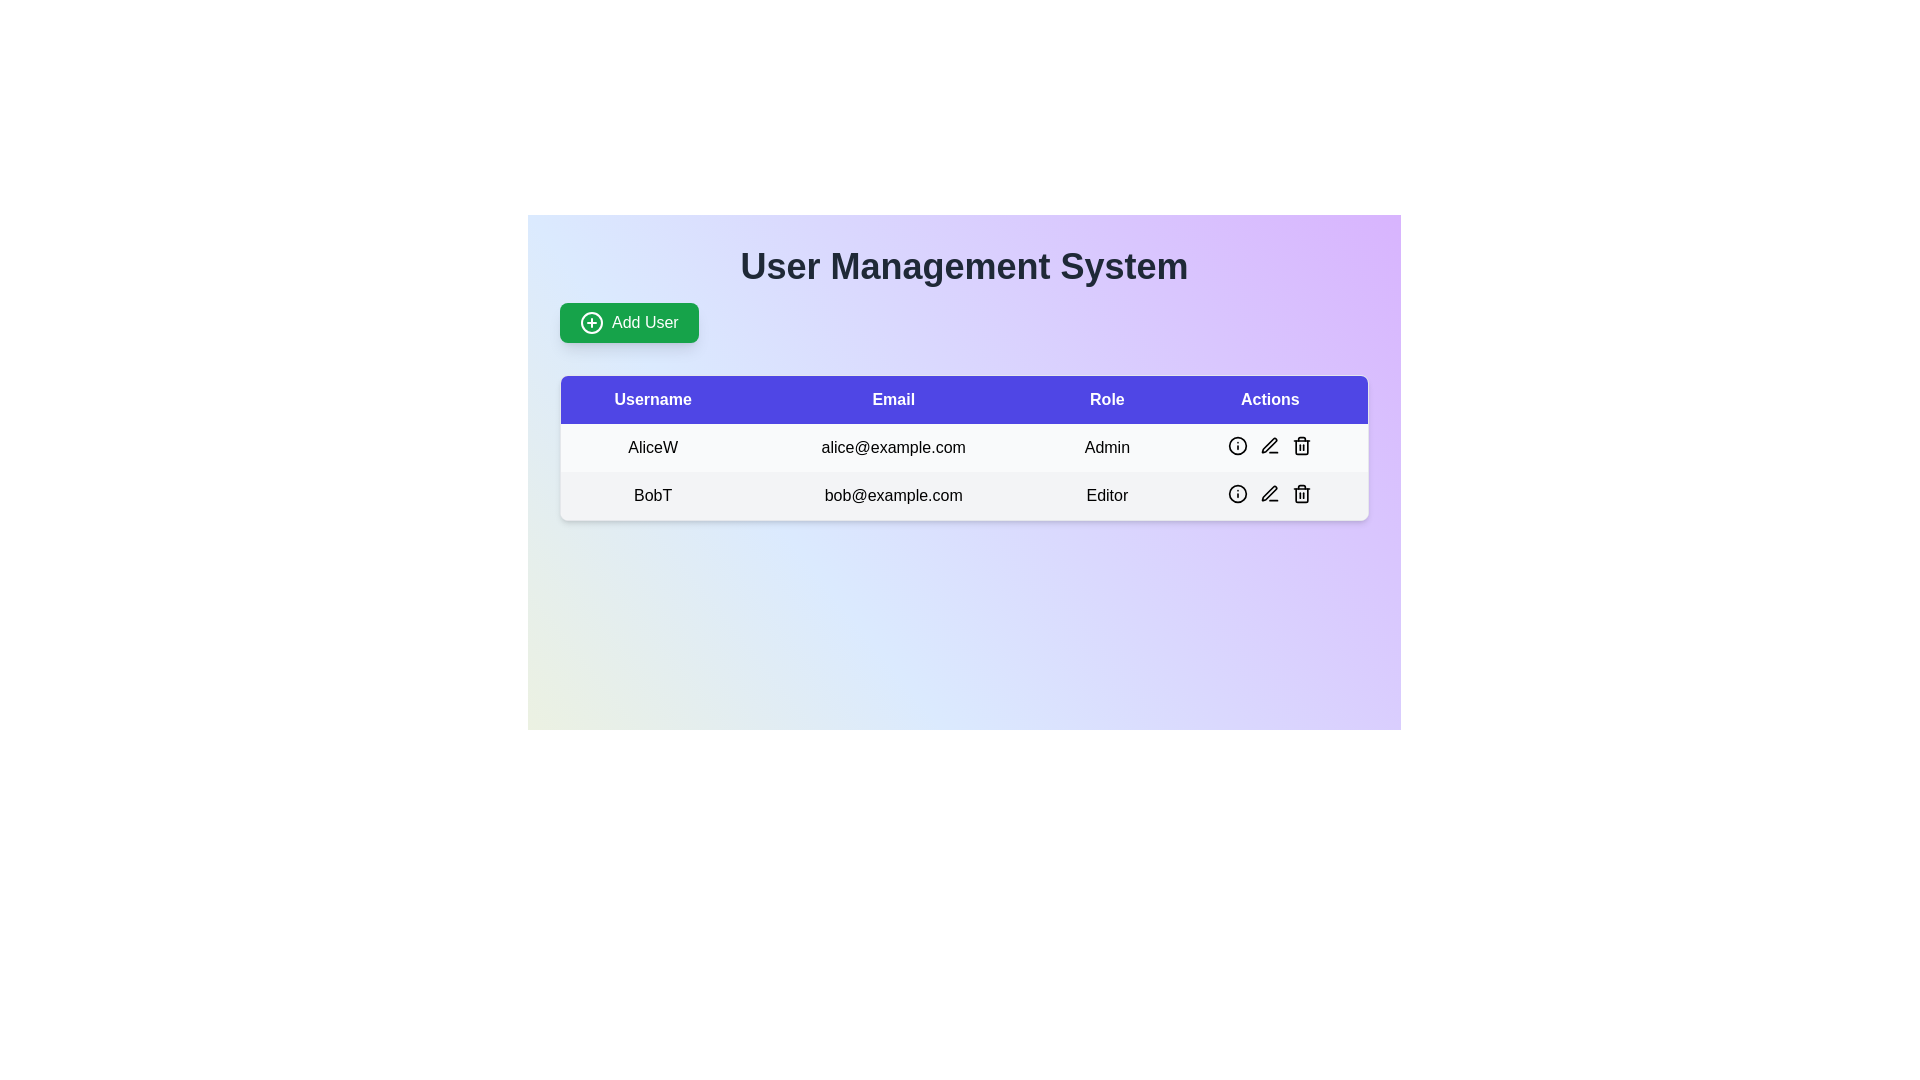  I want to click on the decorative icon part of the trash can located in the 'Actions' column of the first row in the table-style UI, so click(1302, 446).